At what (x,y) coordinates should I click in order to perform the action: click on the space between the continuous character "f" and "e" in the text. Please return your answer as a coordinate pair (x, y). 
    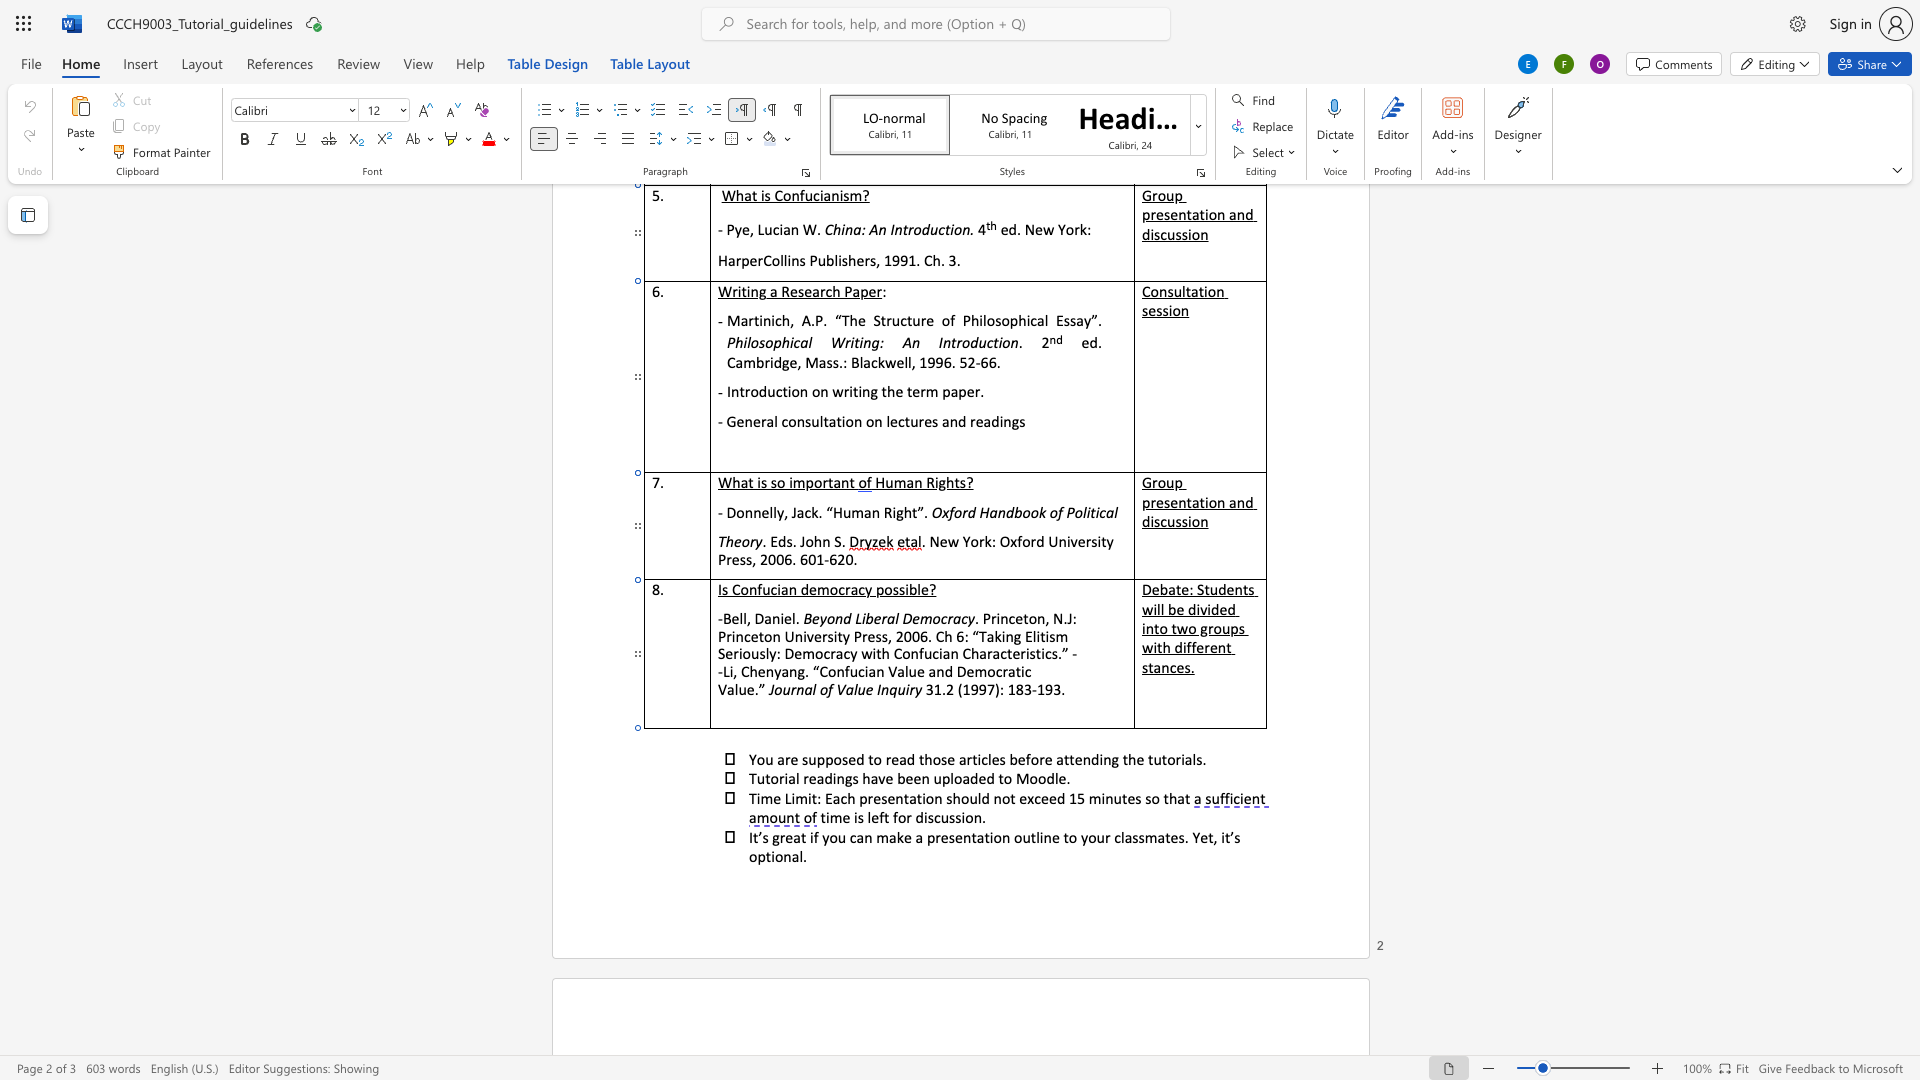
    Looking at the image, I should click on (1197, 647).